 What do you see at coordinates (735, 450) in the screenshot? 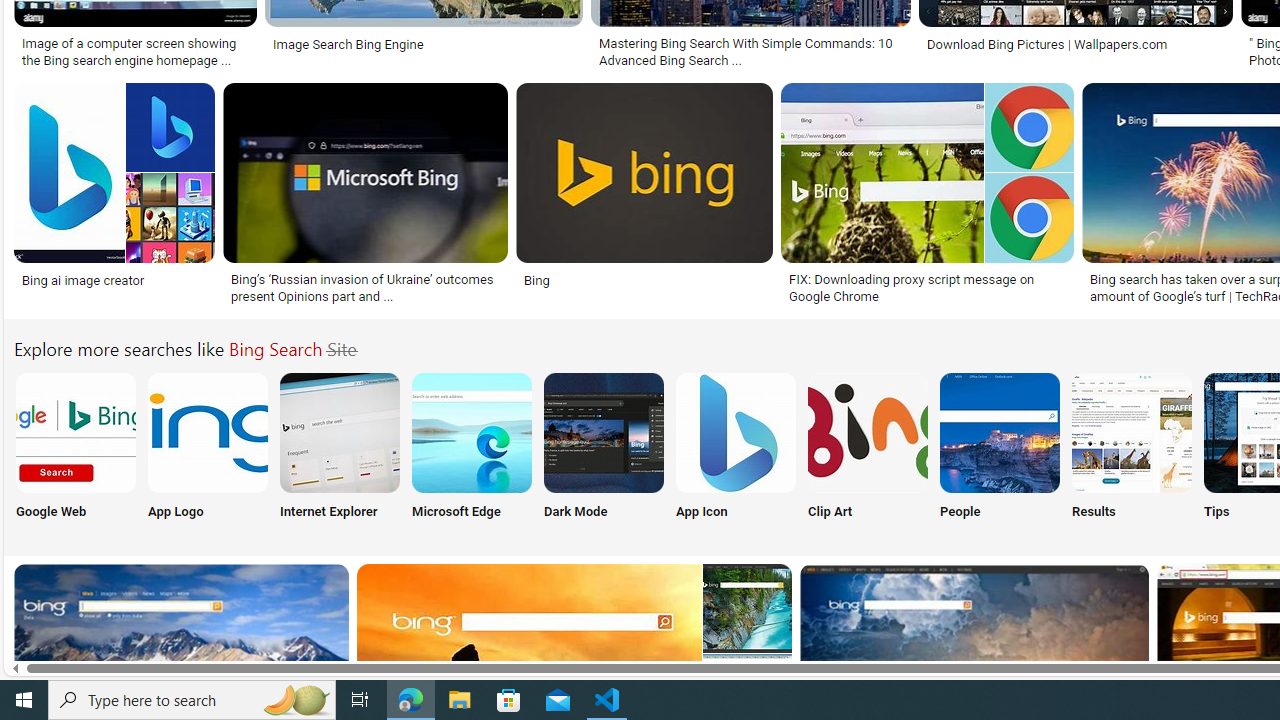
I see `'Bing Search App Icon App Icon'` at bounding box center [735, 450].